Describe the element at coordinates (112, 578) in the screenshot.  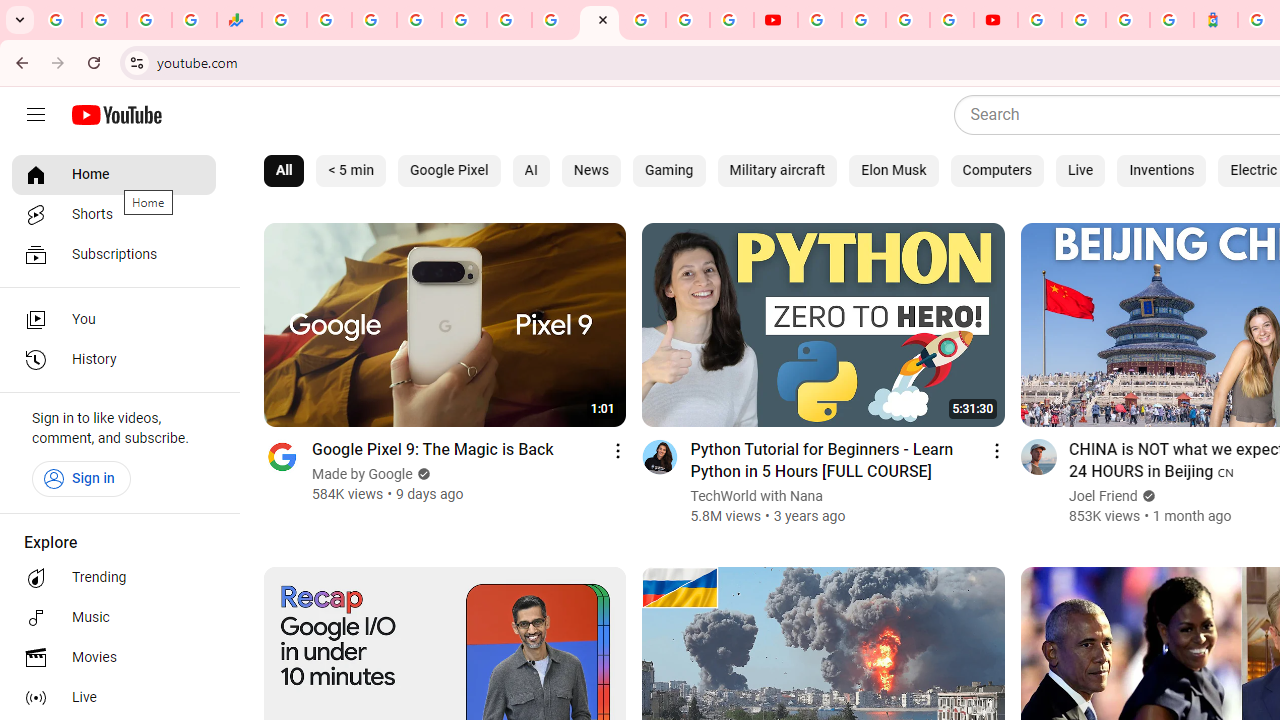
I see `'Trending'` at that location.